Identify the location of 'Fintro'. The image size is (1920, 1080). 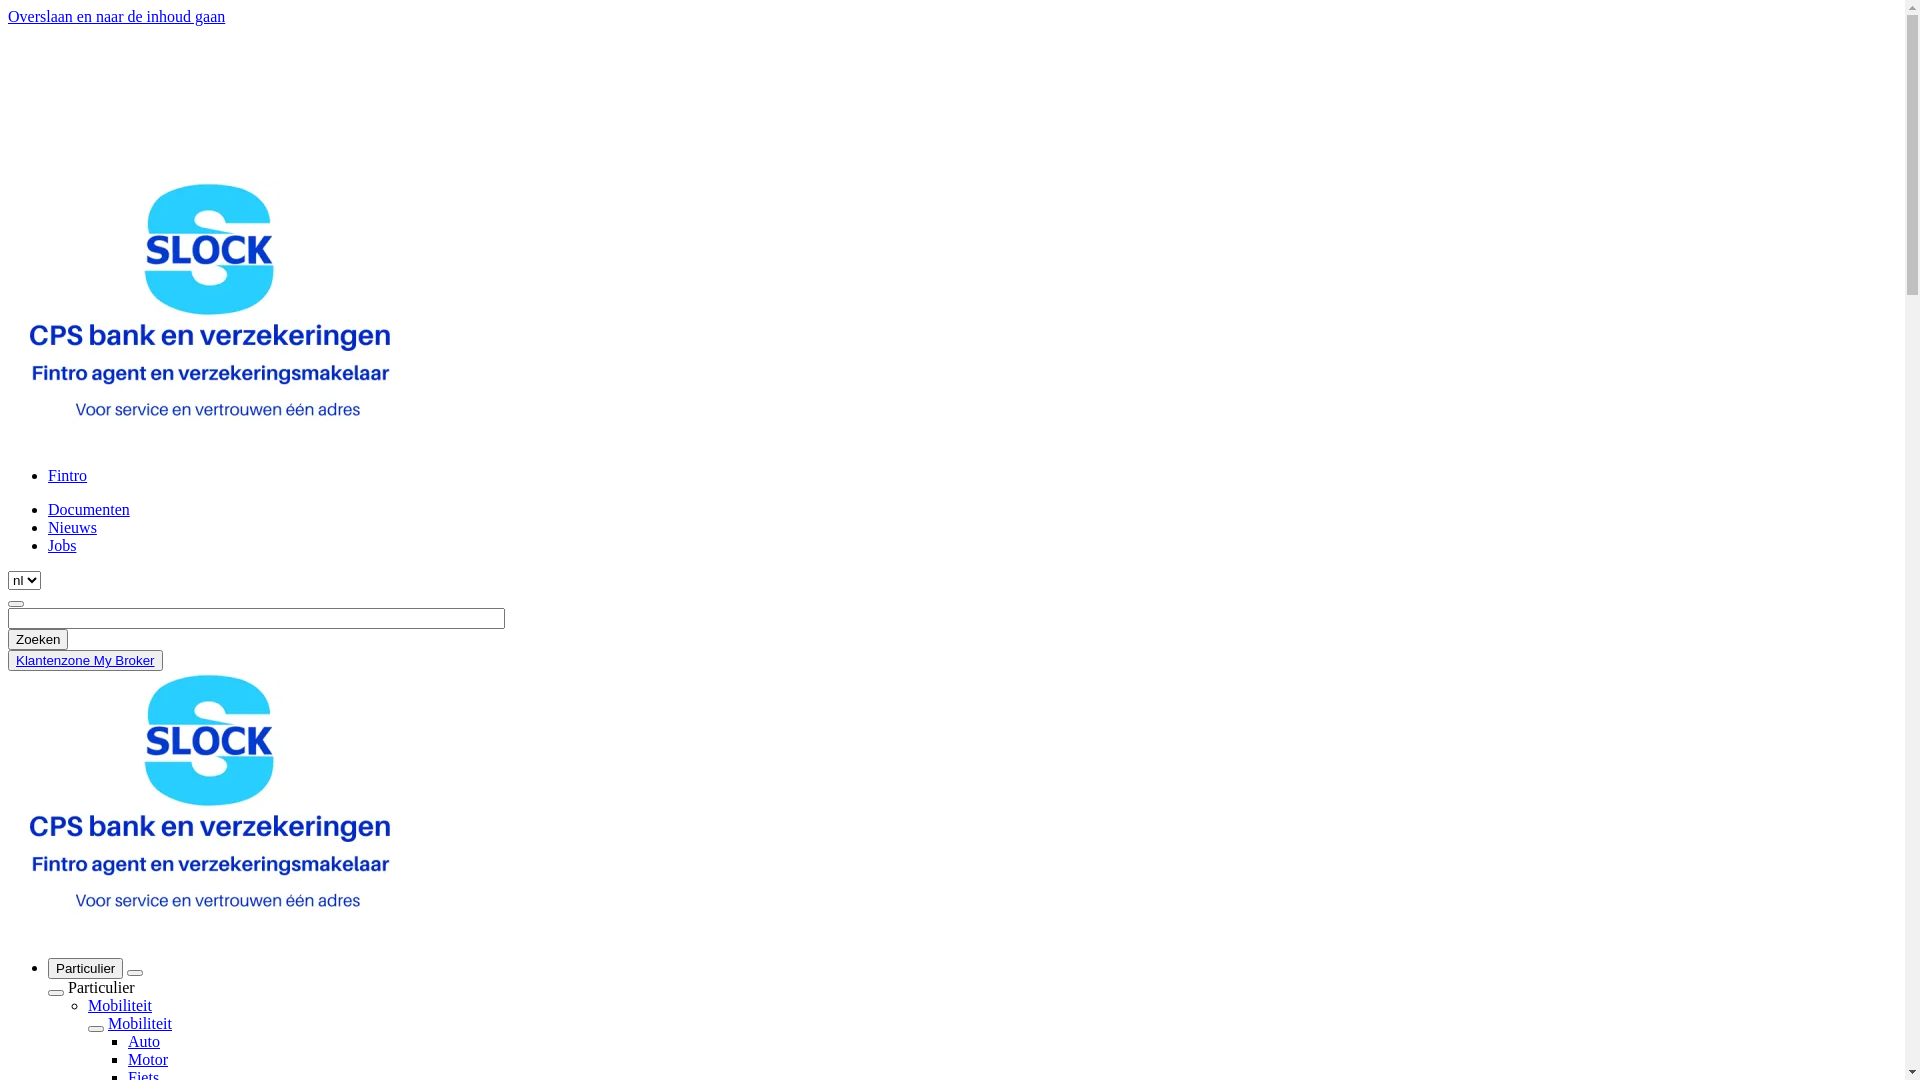
(48, 475).